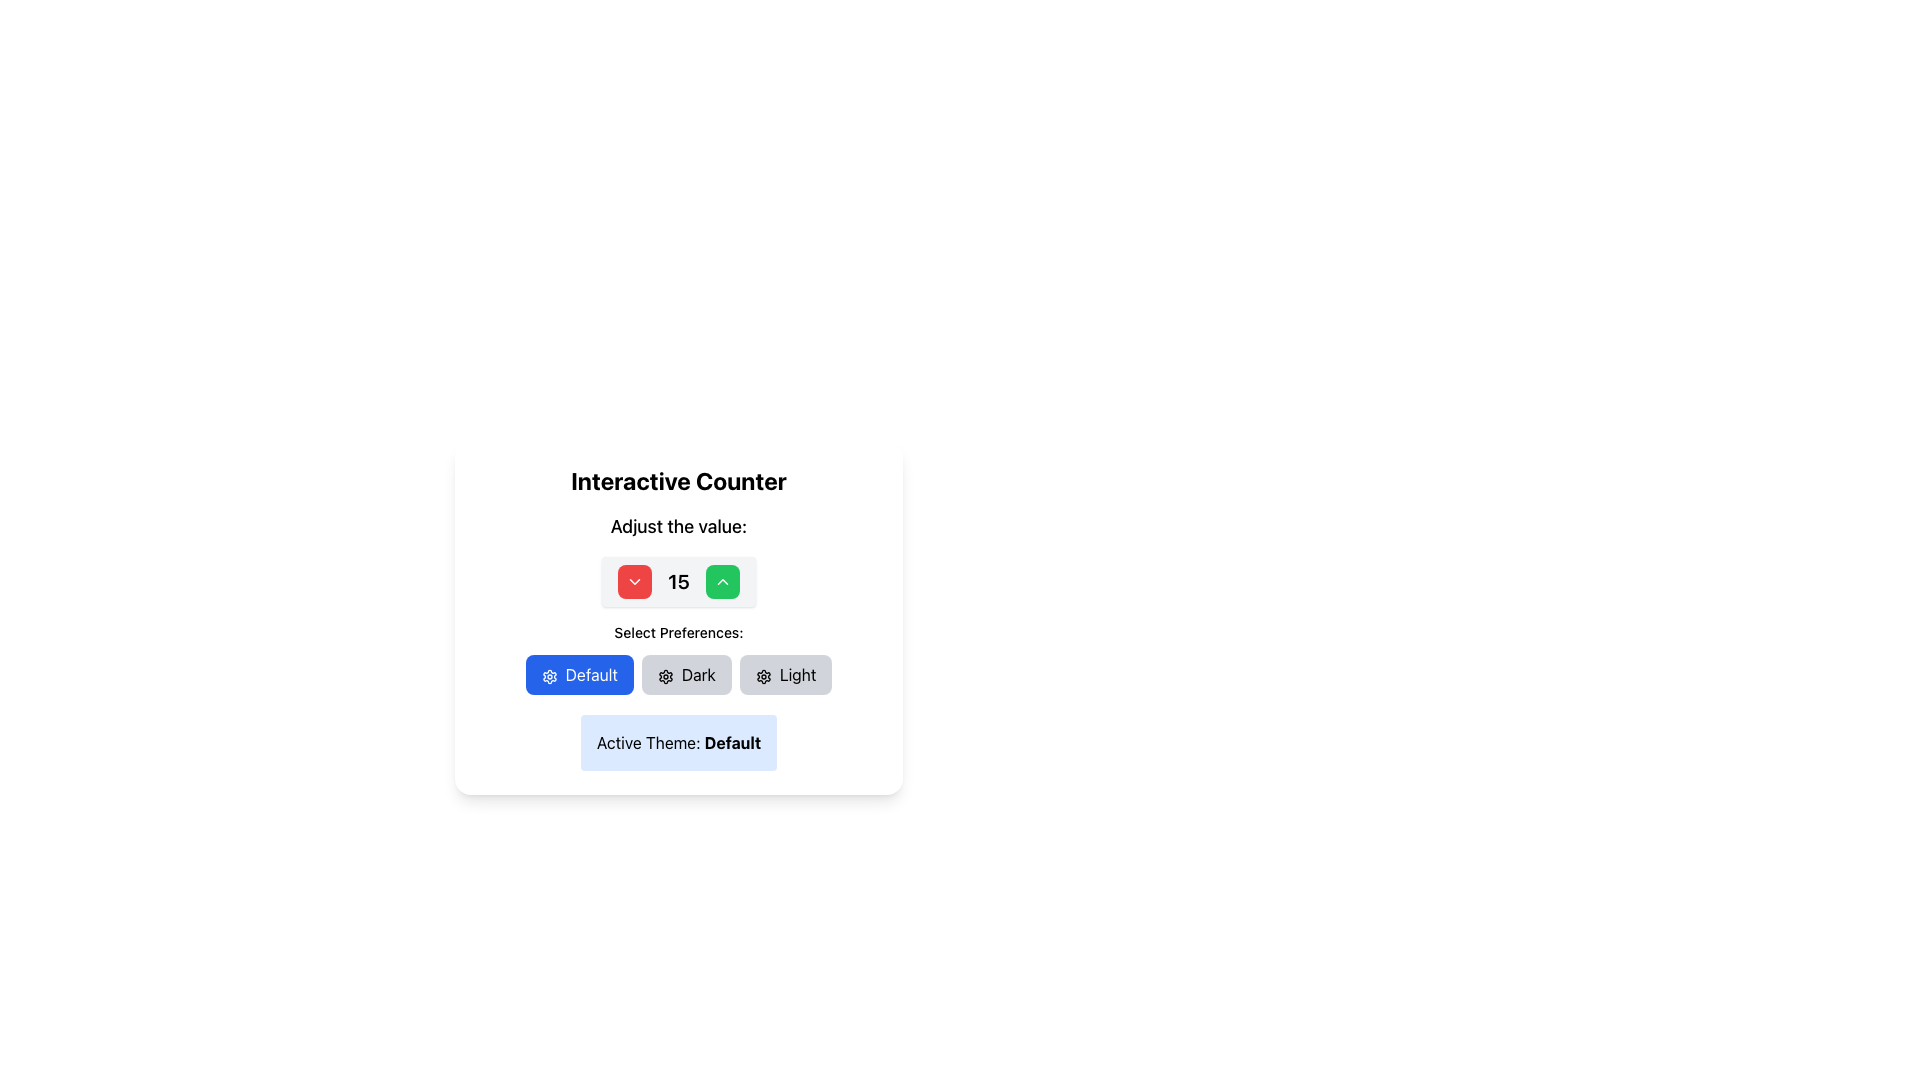 Image resolution: width=1920 pixels, height=1080 pixels. What do you see at coordinates (785, 675) in the screenshot?
I see `the button labeled 'Light' with a gear icon` at bounding box center [785, 675].